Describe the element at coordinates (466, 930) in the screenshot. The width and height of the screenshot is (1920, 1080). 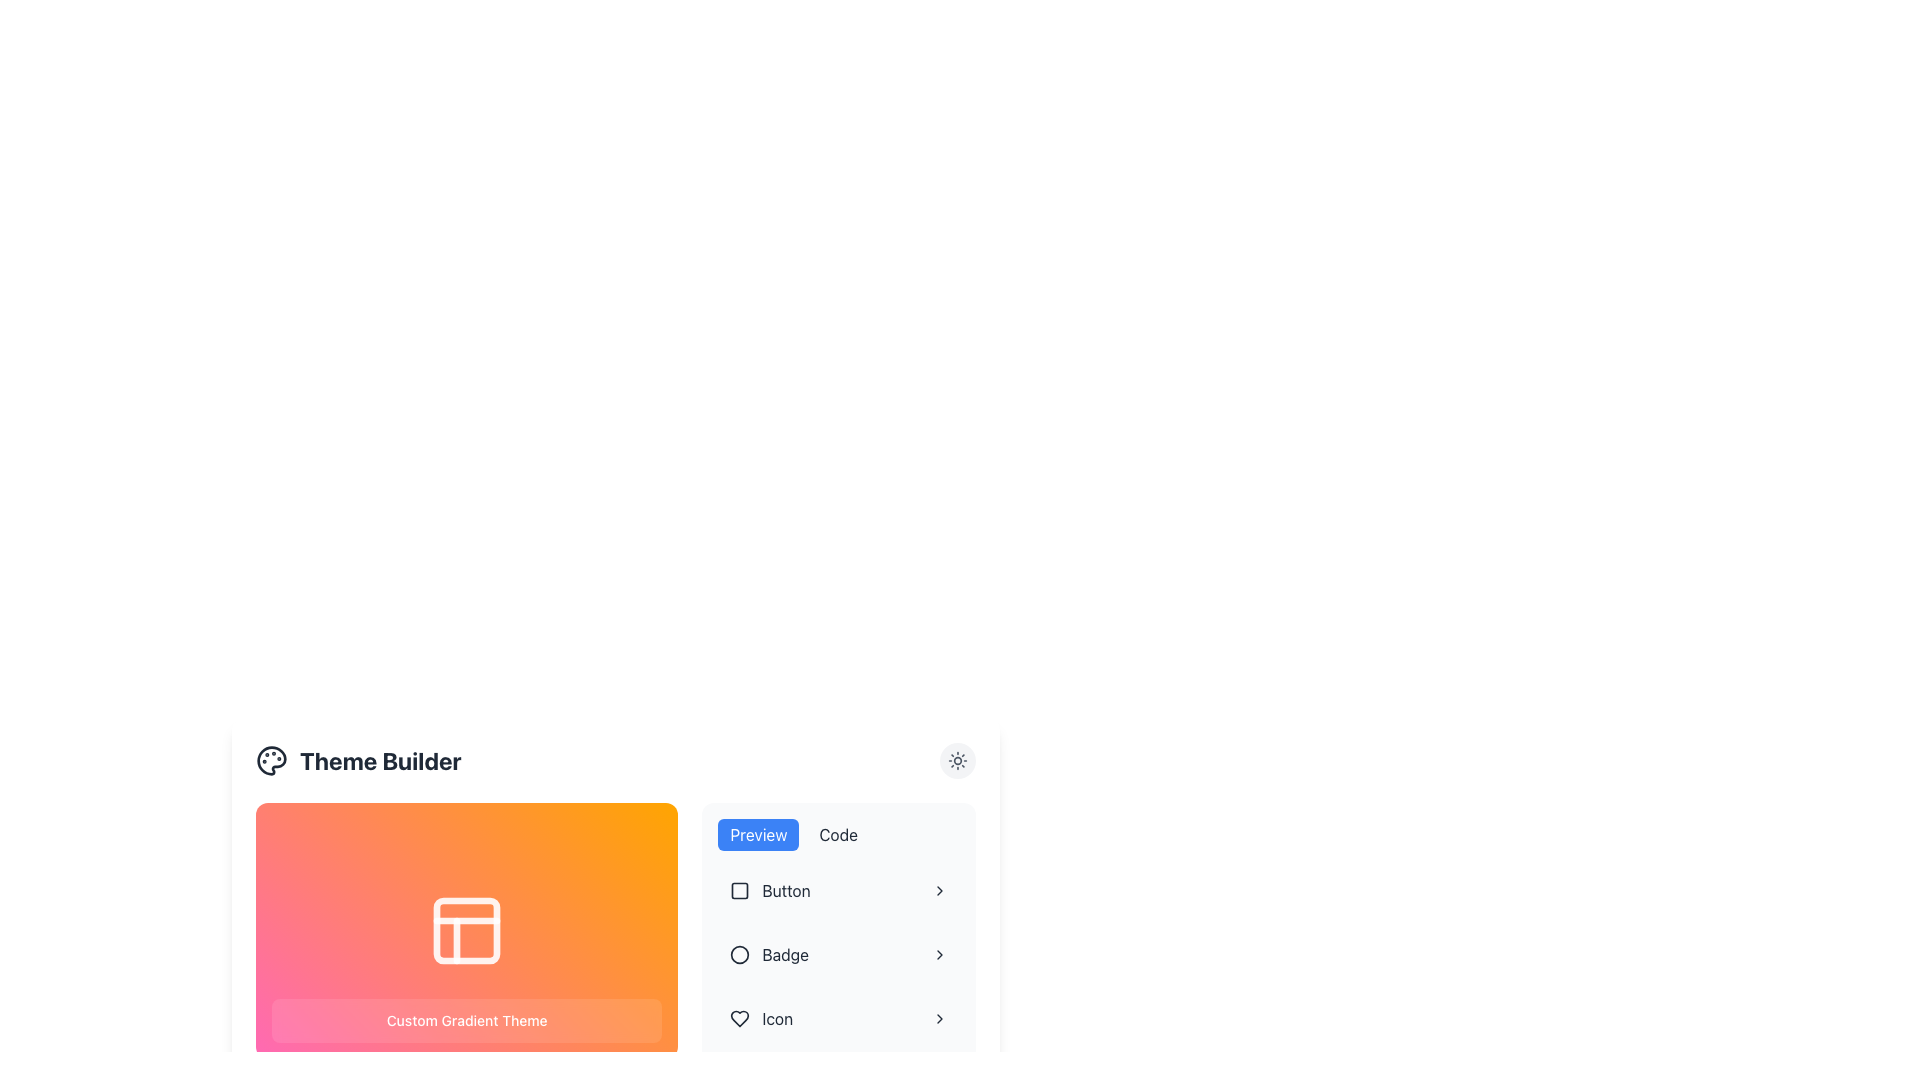
I see `the customizable gradient theme panel located at the top-left section of the 'Theme Builder' interface` at that location.